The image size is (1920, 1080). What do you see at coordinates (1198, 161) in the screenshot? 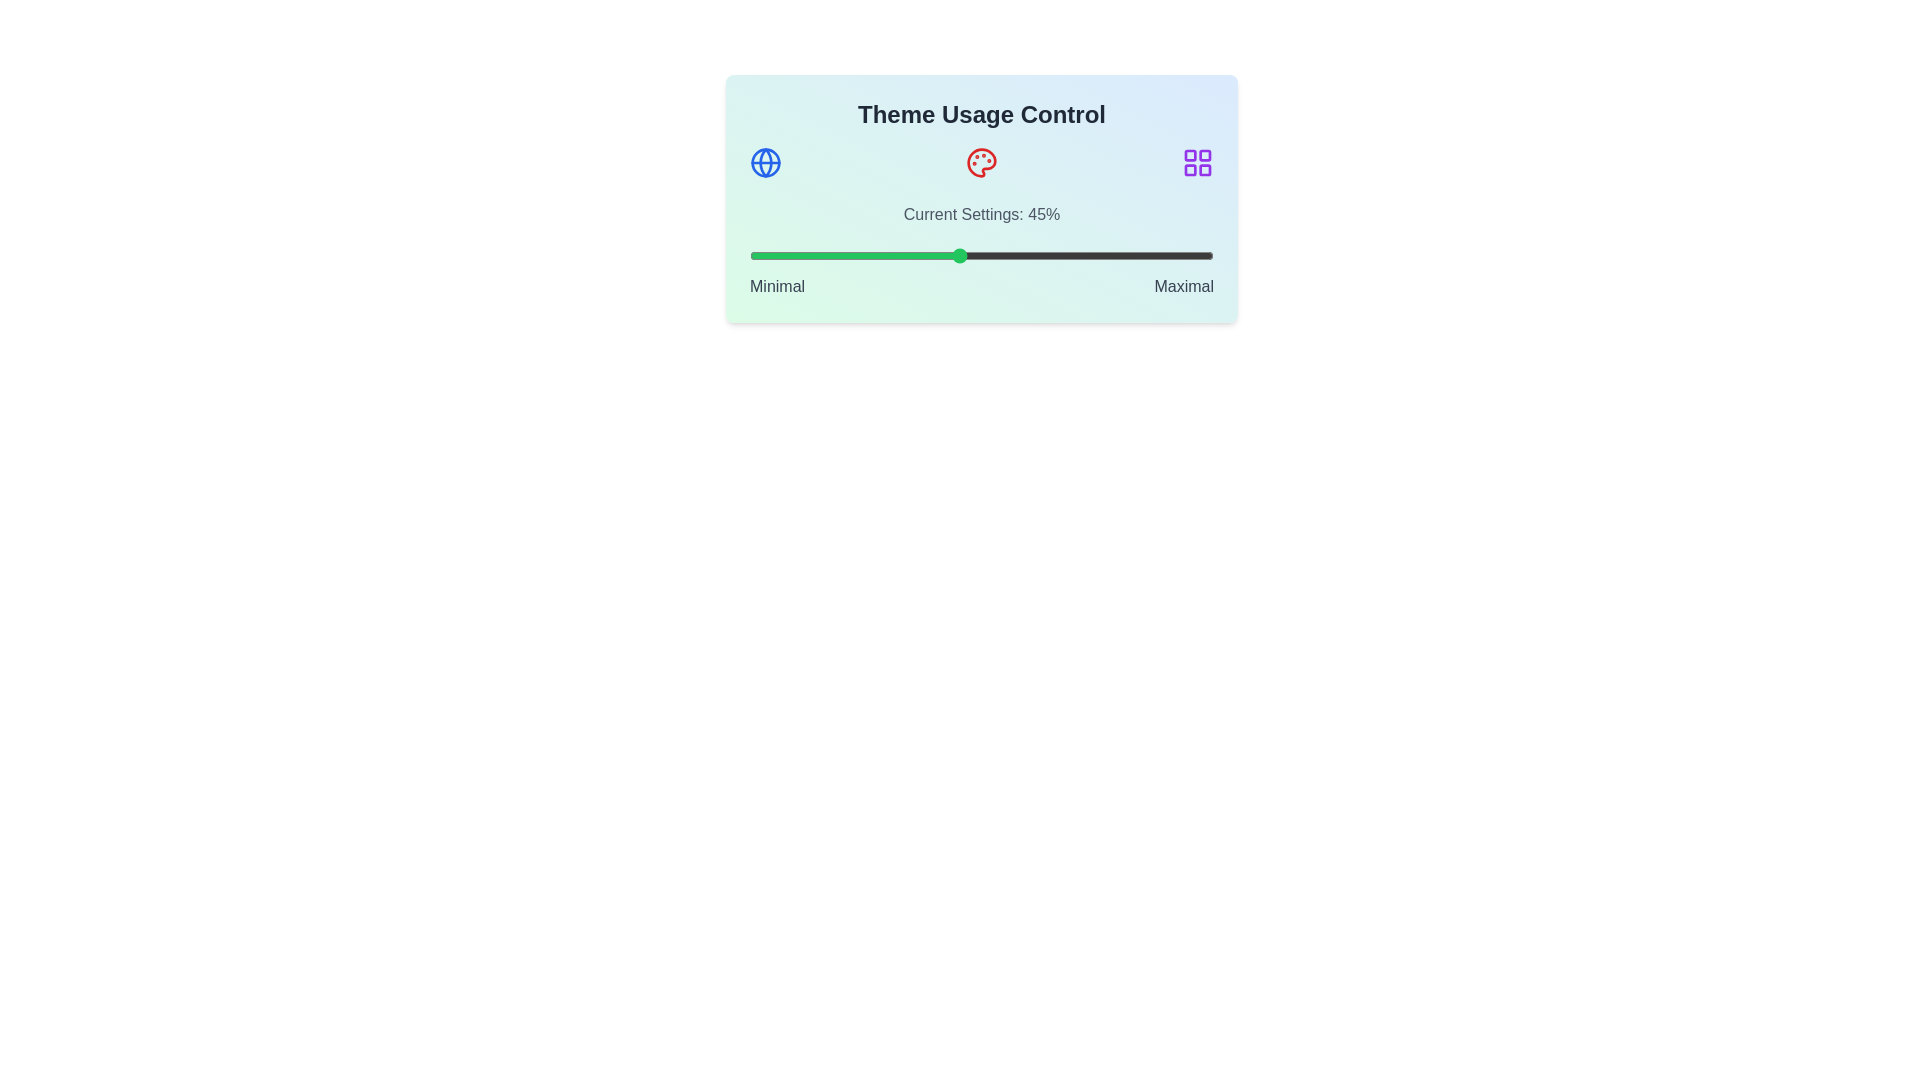
I see `the Layout Grid icon` at bounding box center [1198, 161].